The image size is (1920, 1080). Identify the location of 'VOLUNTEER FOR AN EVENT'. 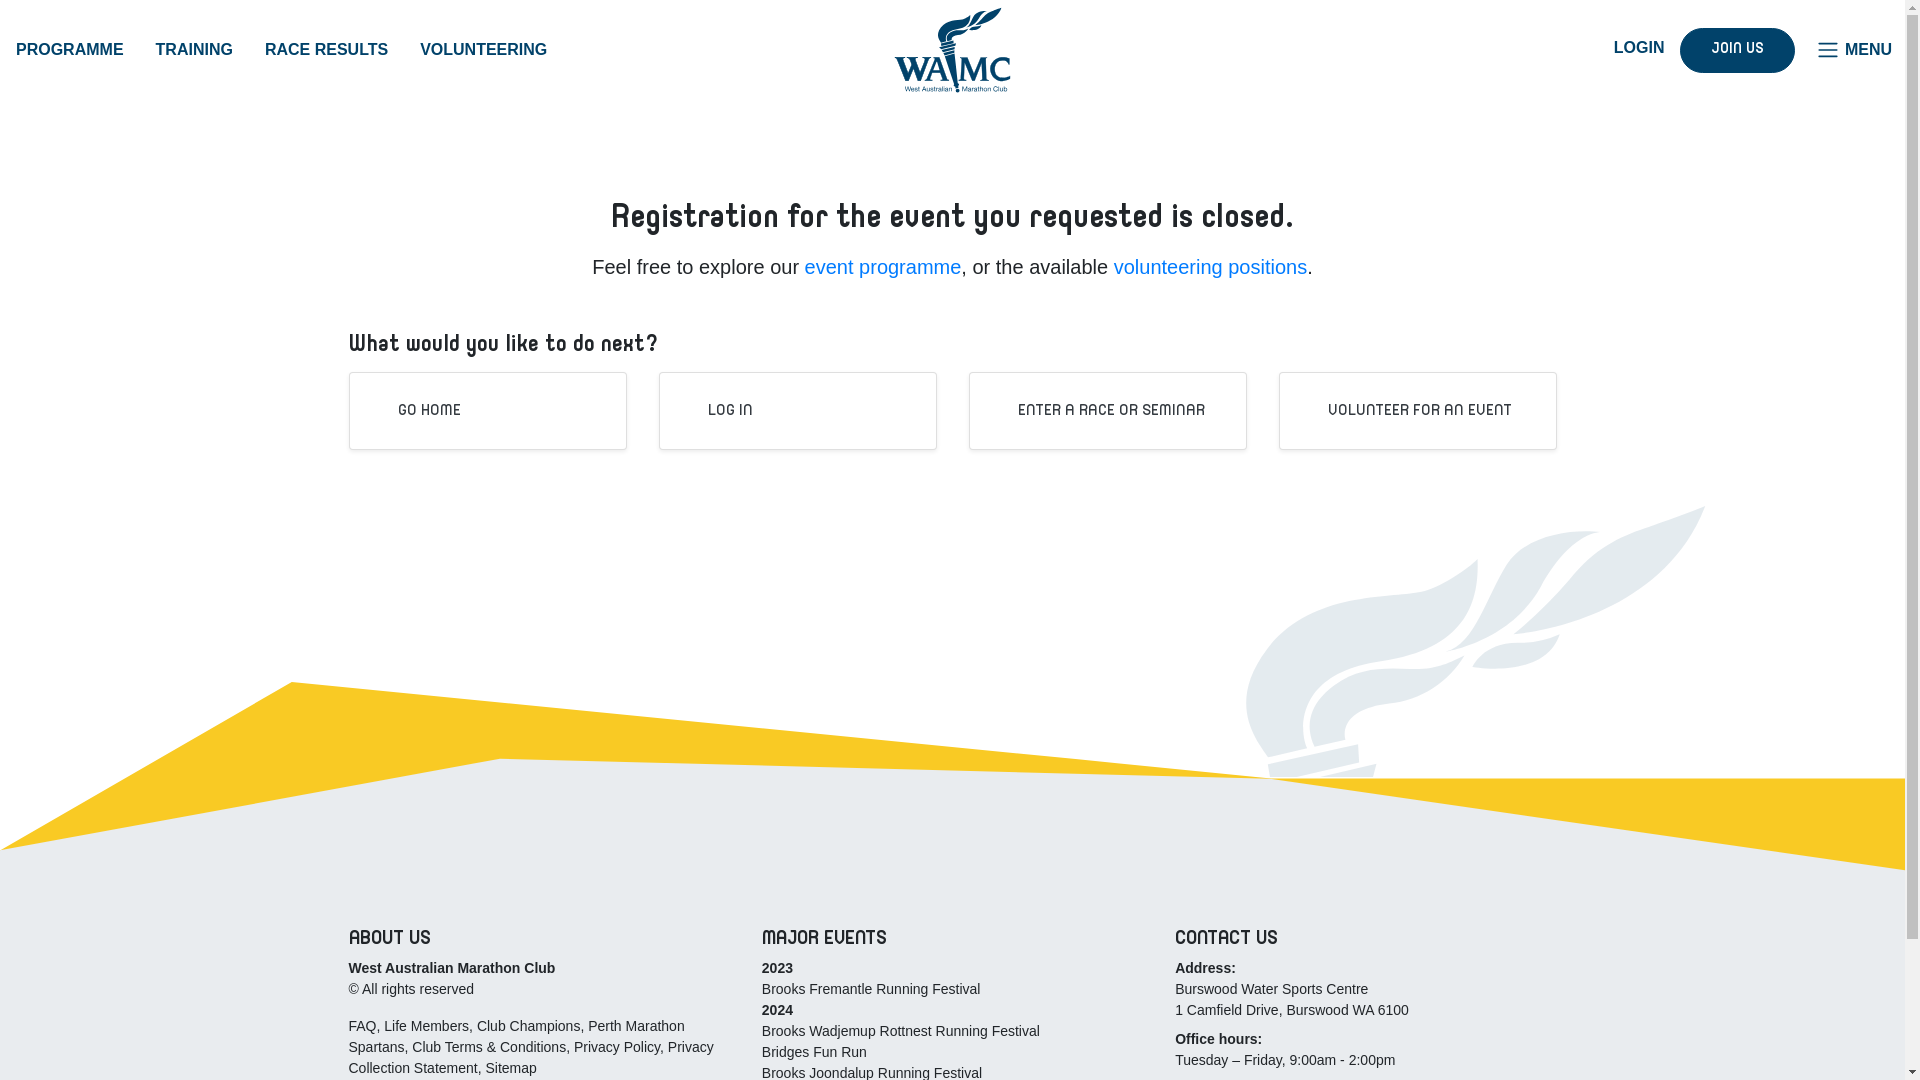
(1405, 410).